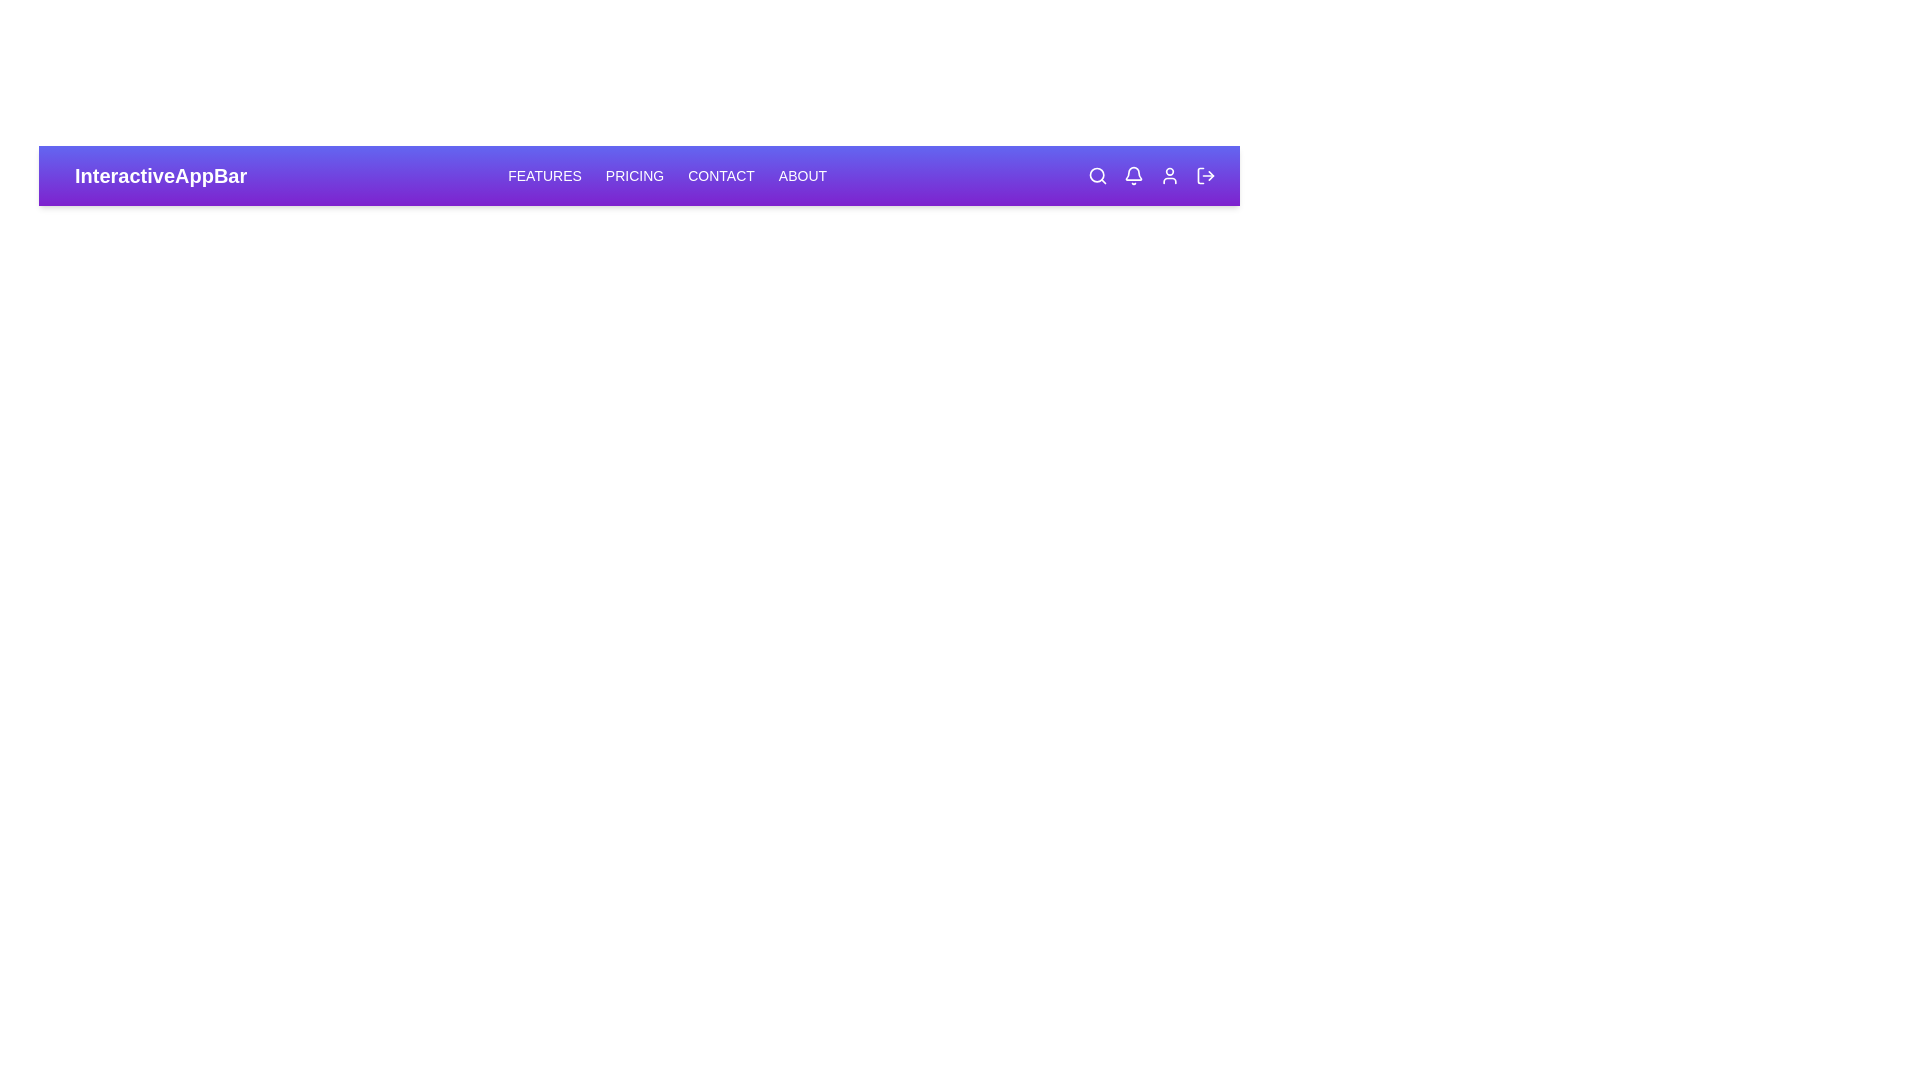 The height and width of the screenshot is (1080, 1920). I want to click on the 'Features' navigation link to navigate to the 'Features' section, so click(545, 175).